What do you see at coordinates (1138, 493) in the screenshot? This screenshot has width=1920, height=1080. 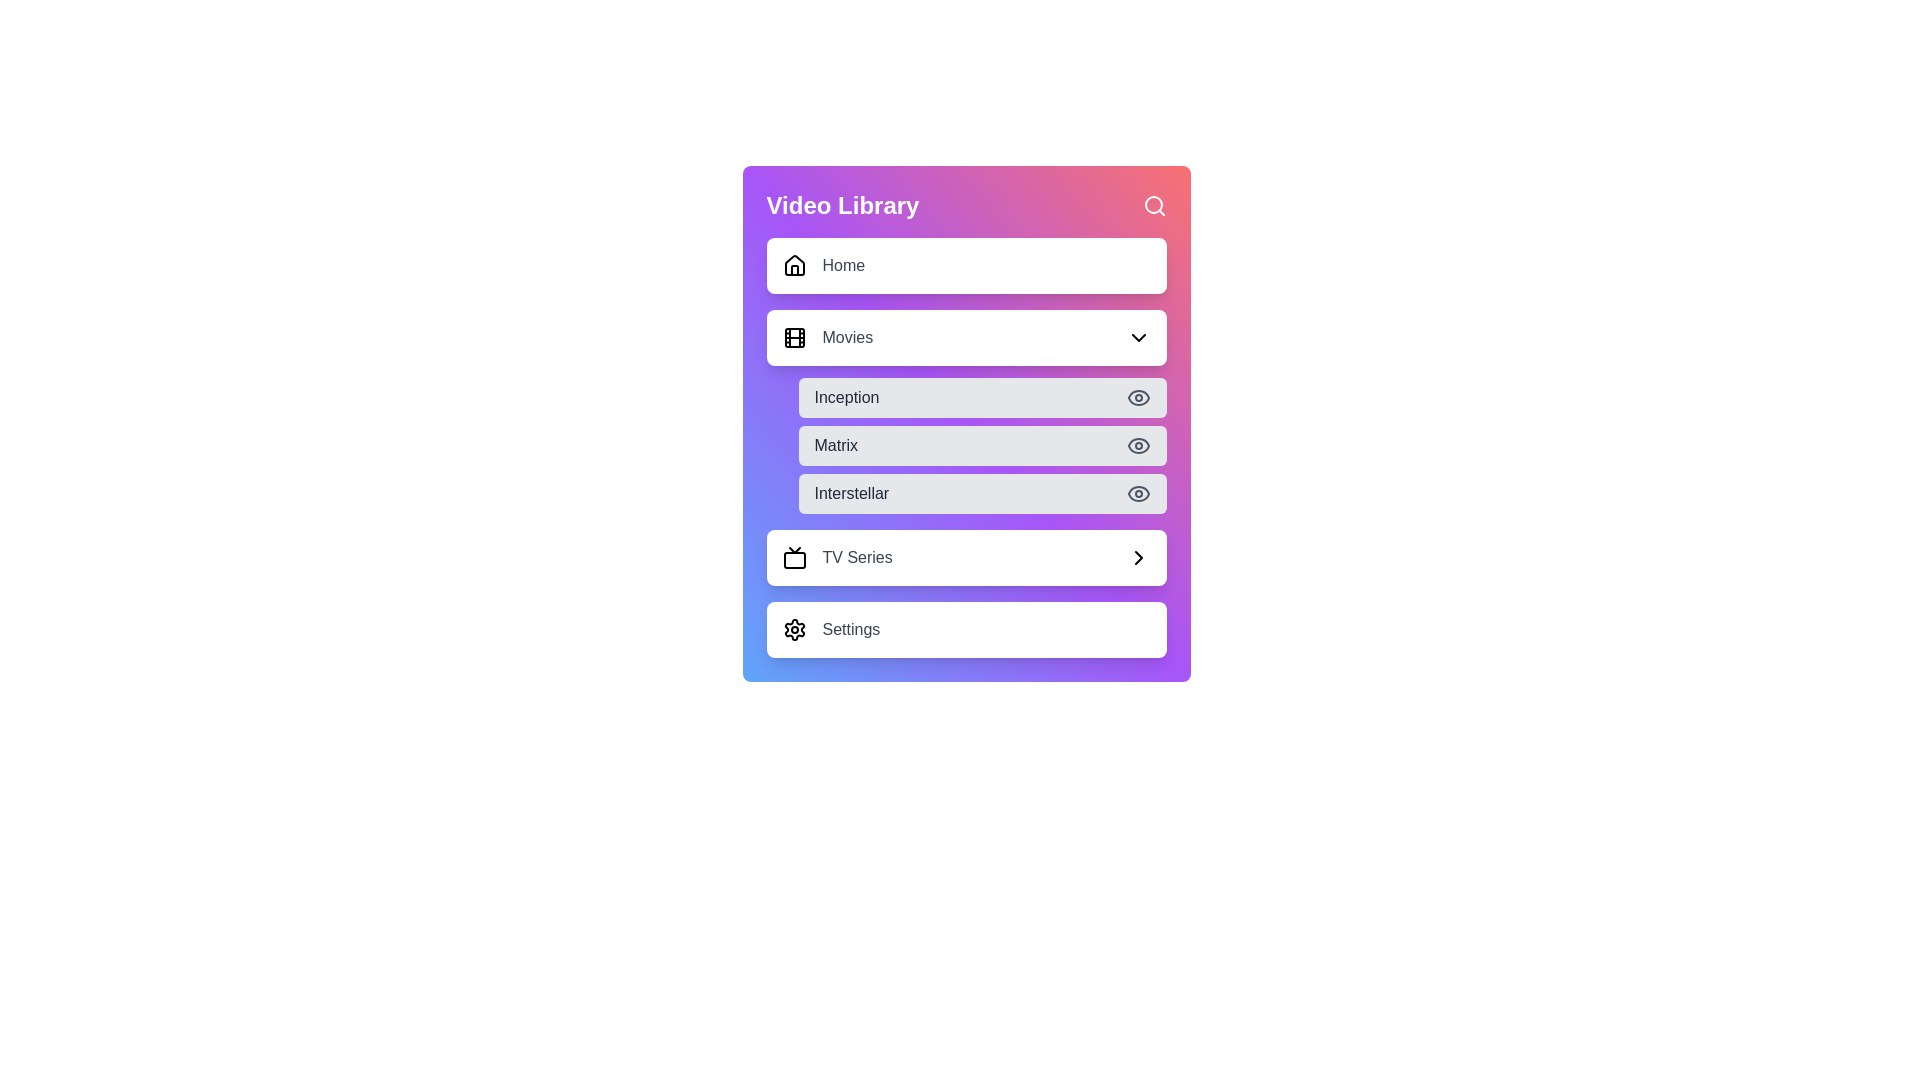 I see `the eye-like icon located to the right of the 'Matrix' label in the 'Movies' section, which indicates visibility for the associated media item` at bounding box center [1138, 493].